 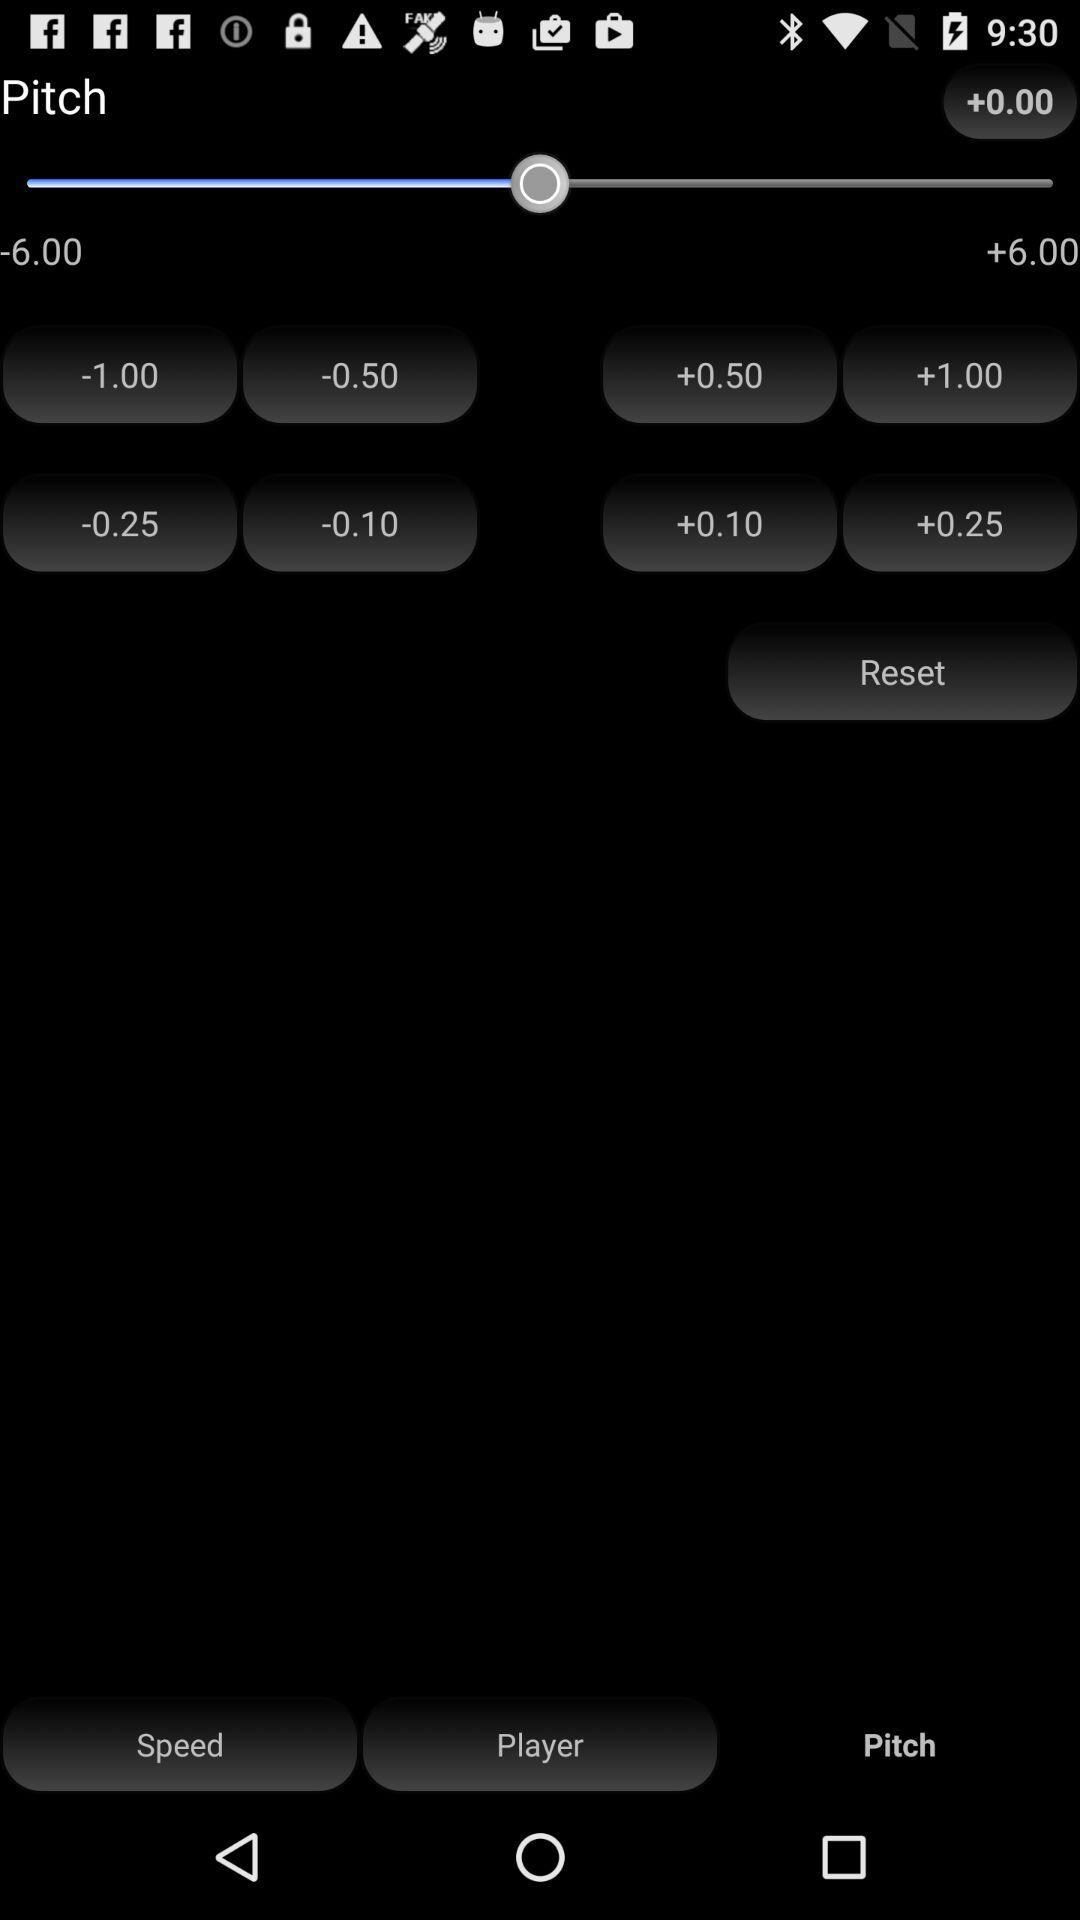 I want to click on icon next to the player button, so click(x=180, y=1744).